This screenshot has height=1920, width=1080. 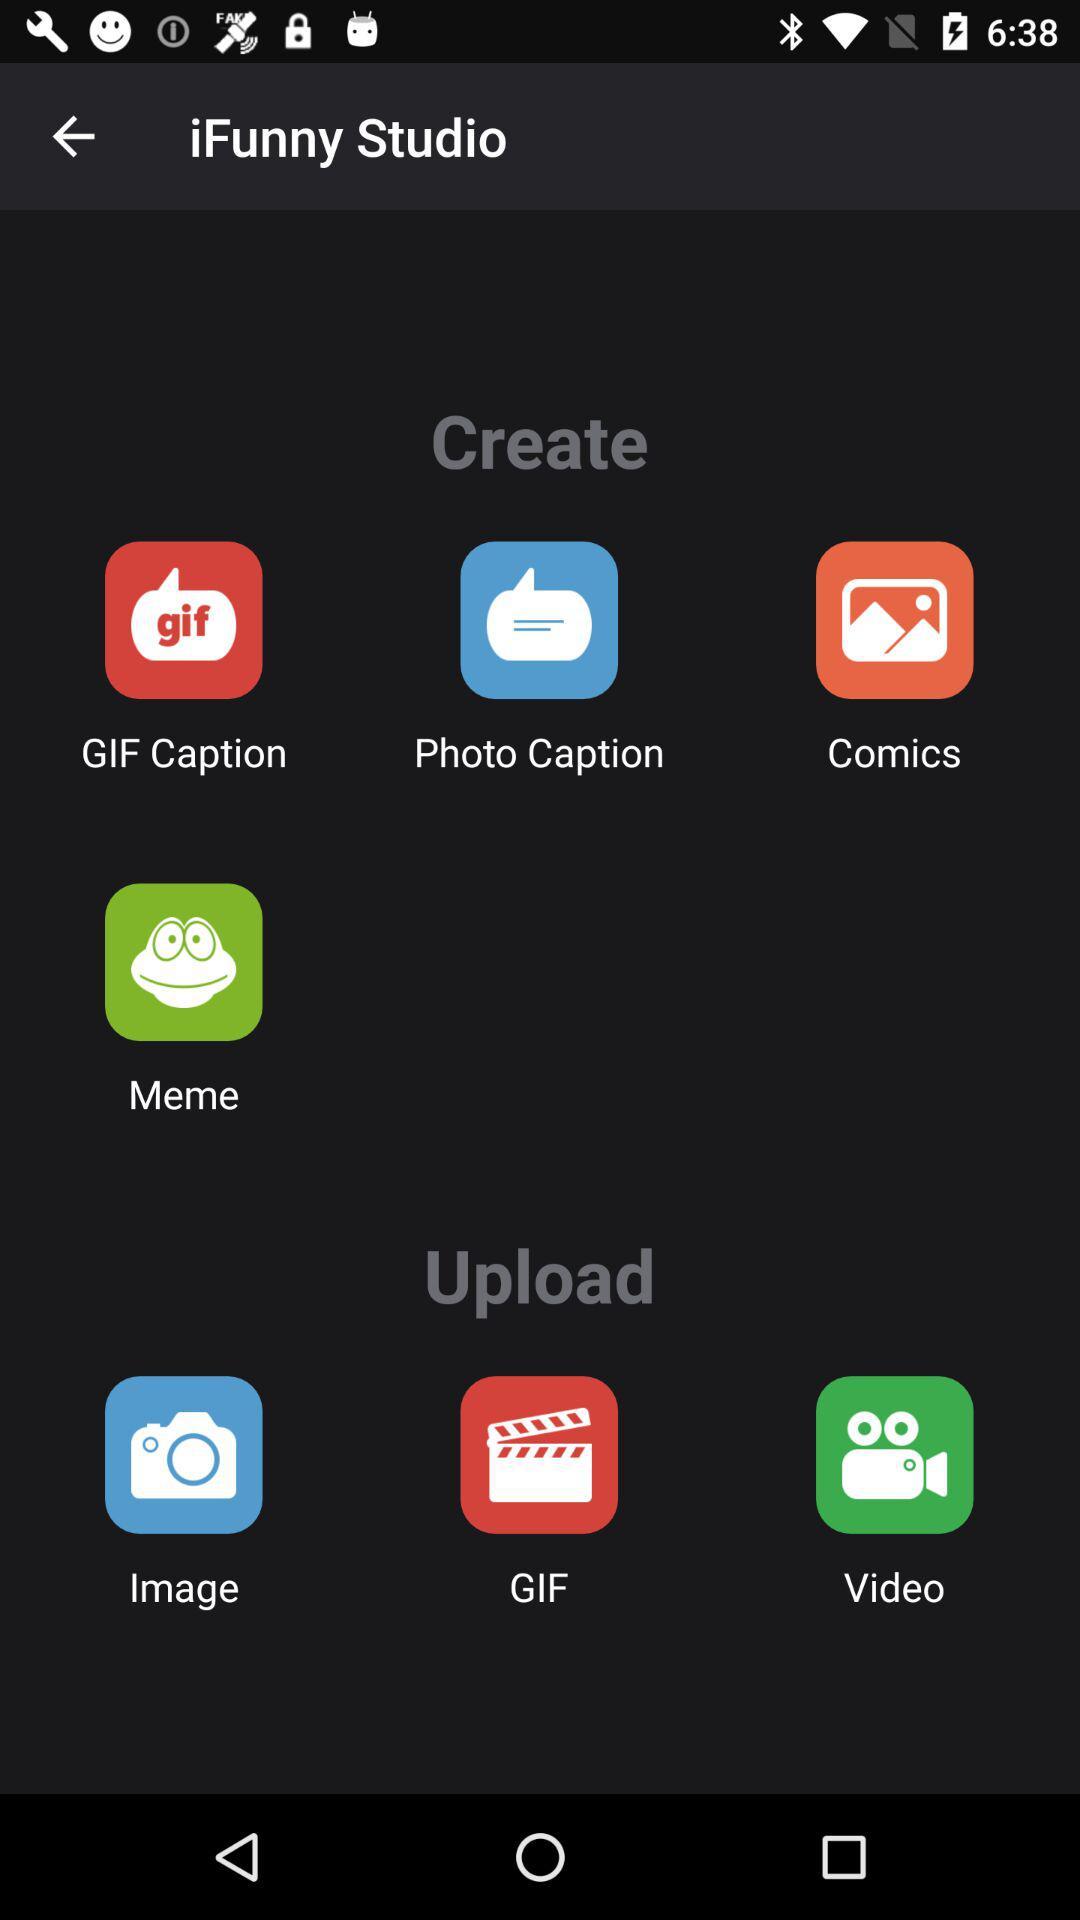 What do you see at coordinates (183, 1454) in the screenshot?
I see `upload an image` at bounding box center [183, 1454].